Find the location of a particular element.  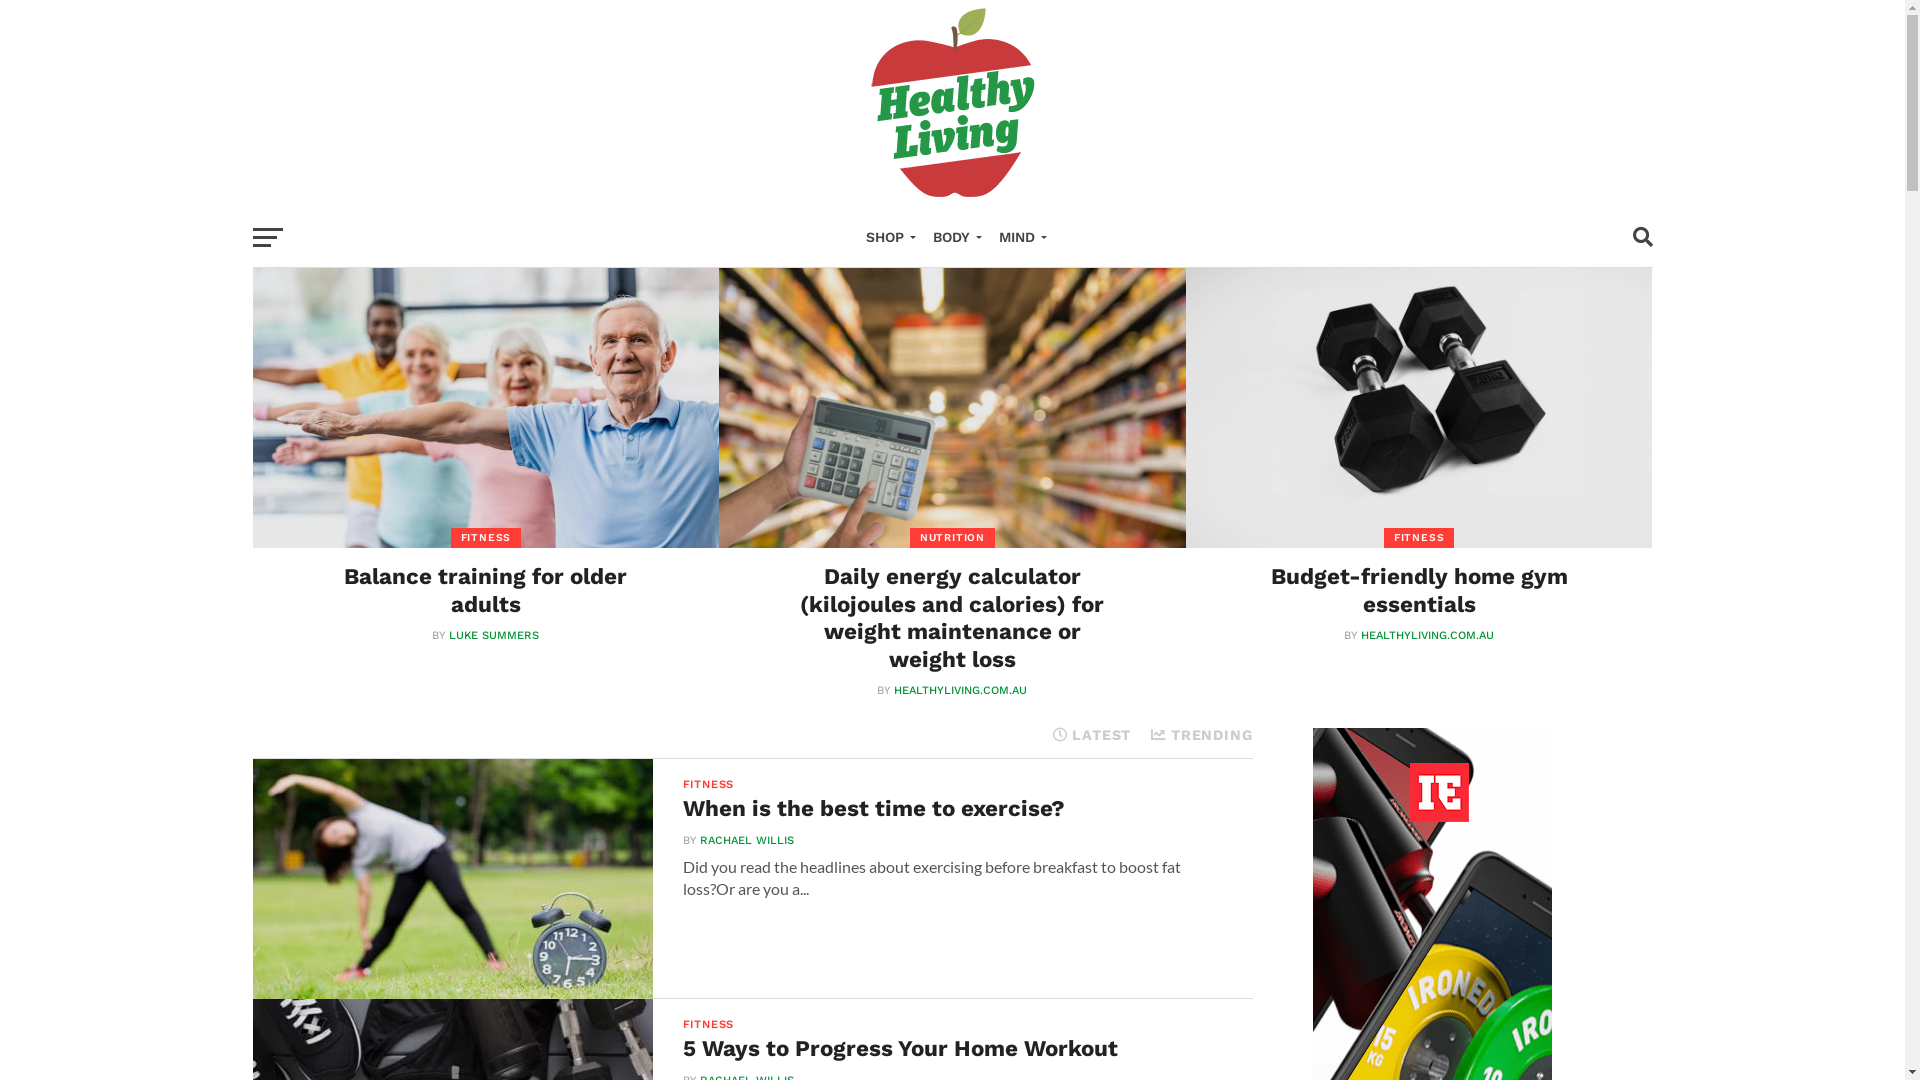

'MIND' is located at coordinates (1018, 237).